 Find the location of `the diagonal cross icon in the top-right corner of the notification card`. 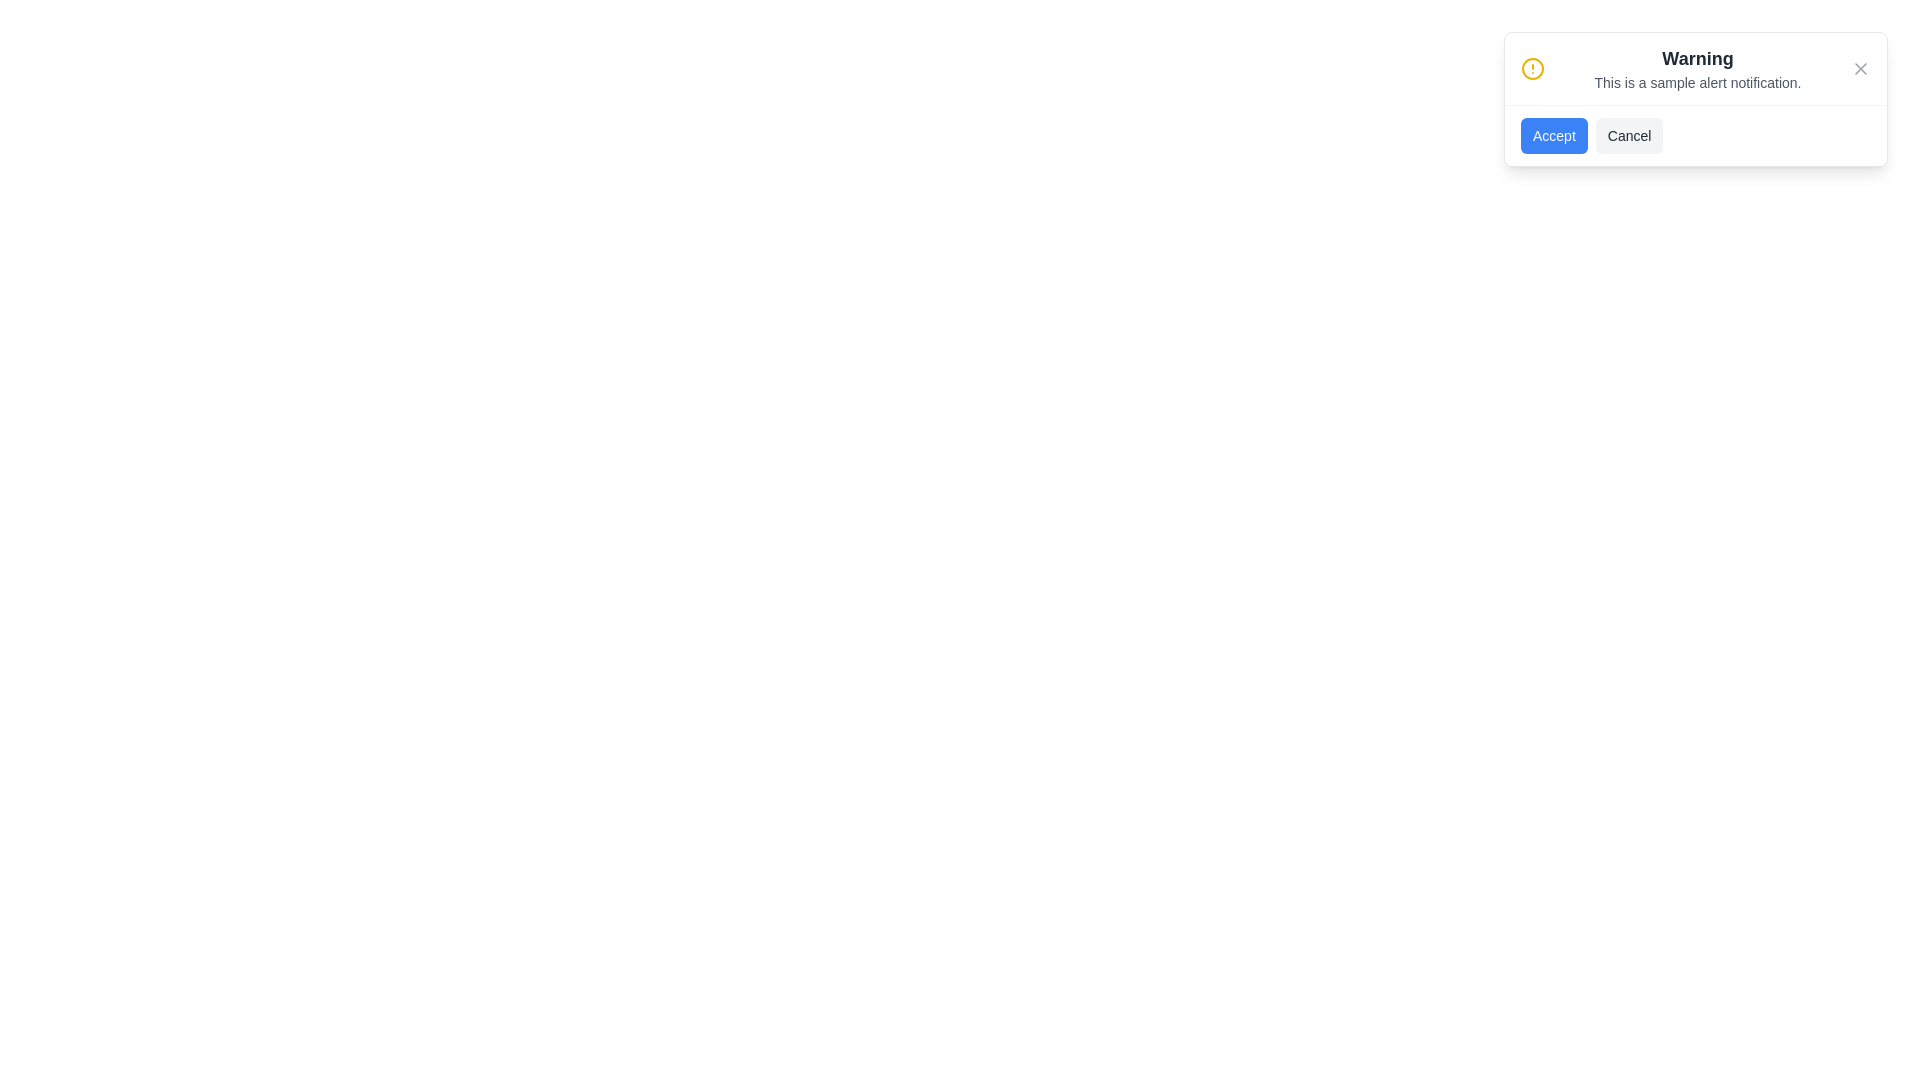

the diagonal cross icon in the top-right corner of the notification card is located at coordinates (1860, 68).